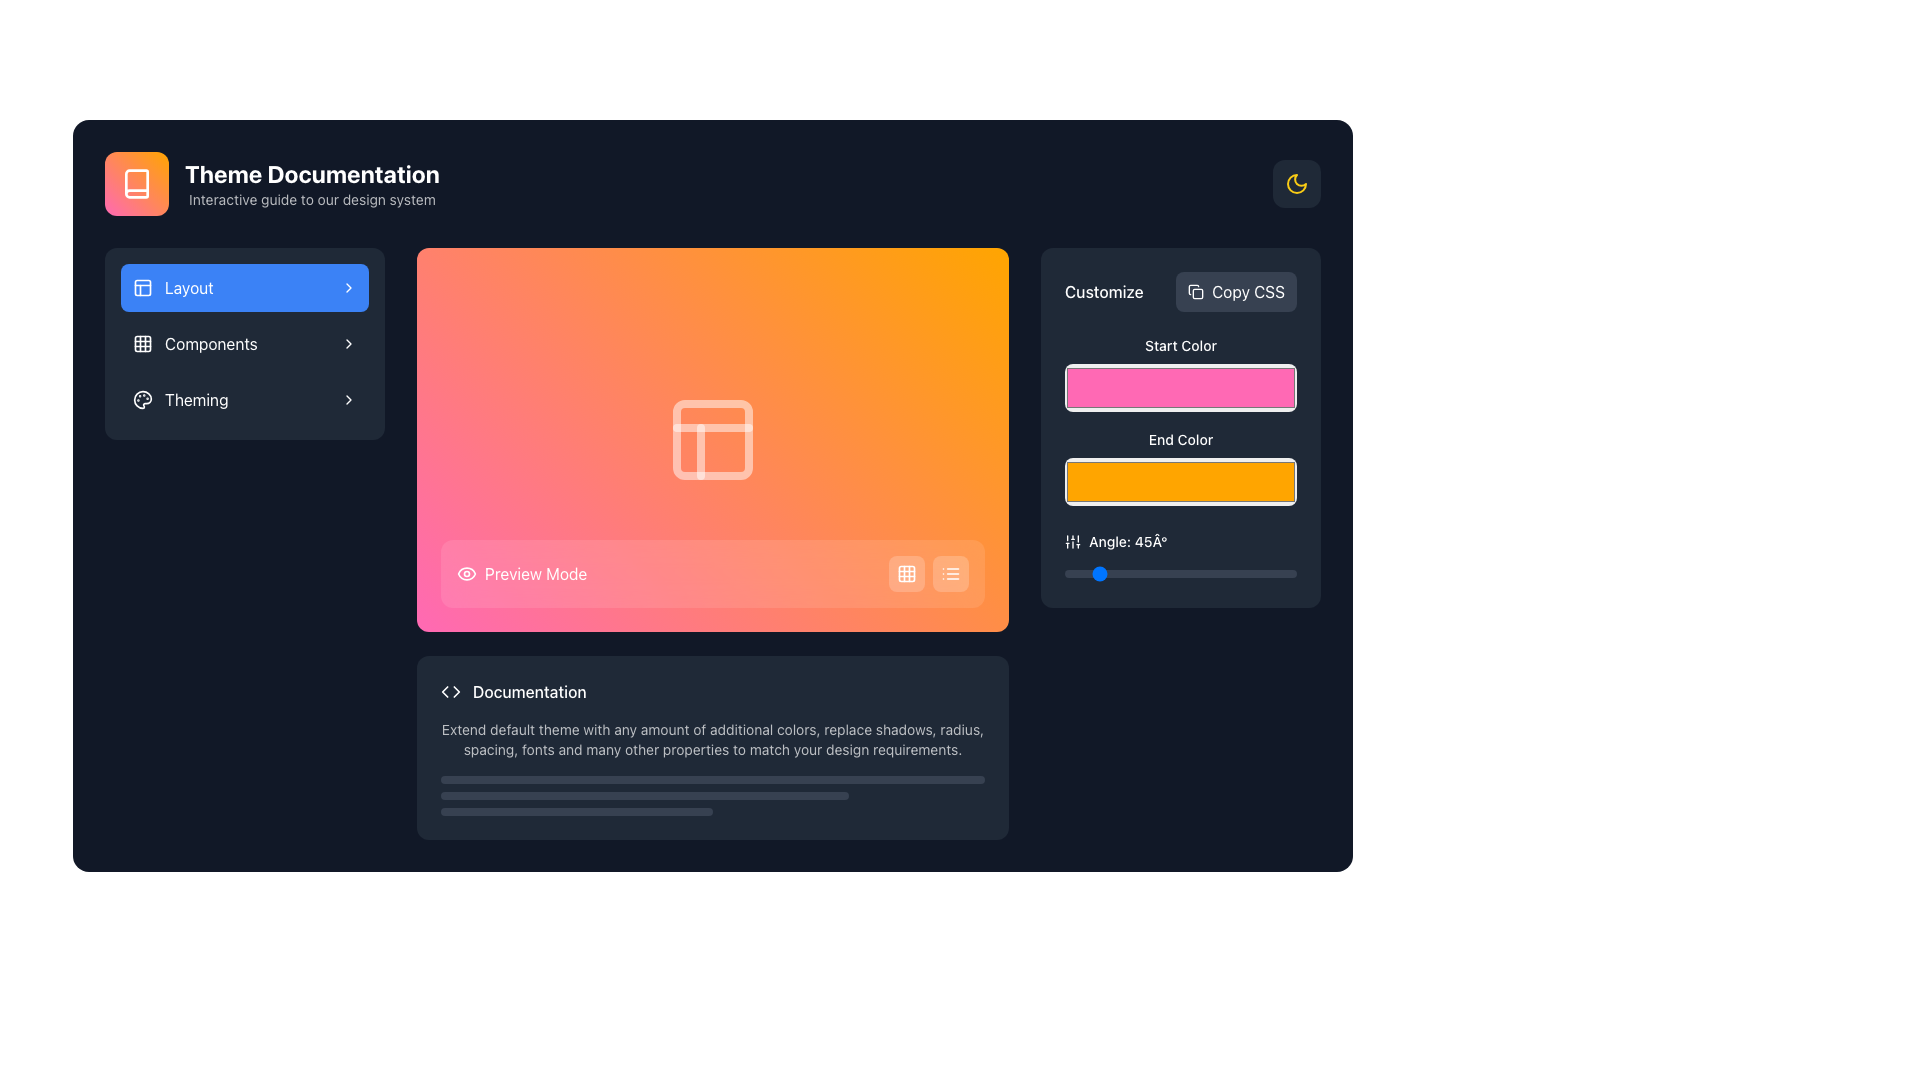 Image resolution: width=1920 pixels, height=1080 pixels. Describe the element at coordinates (1213, 574) in the screenshot. I see `the slider value` at that location.